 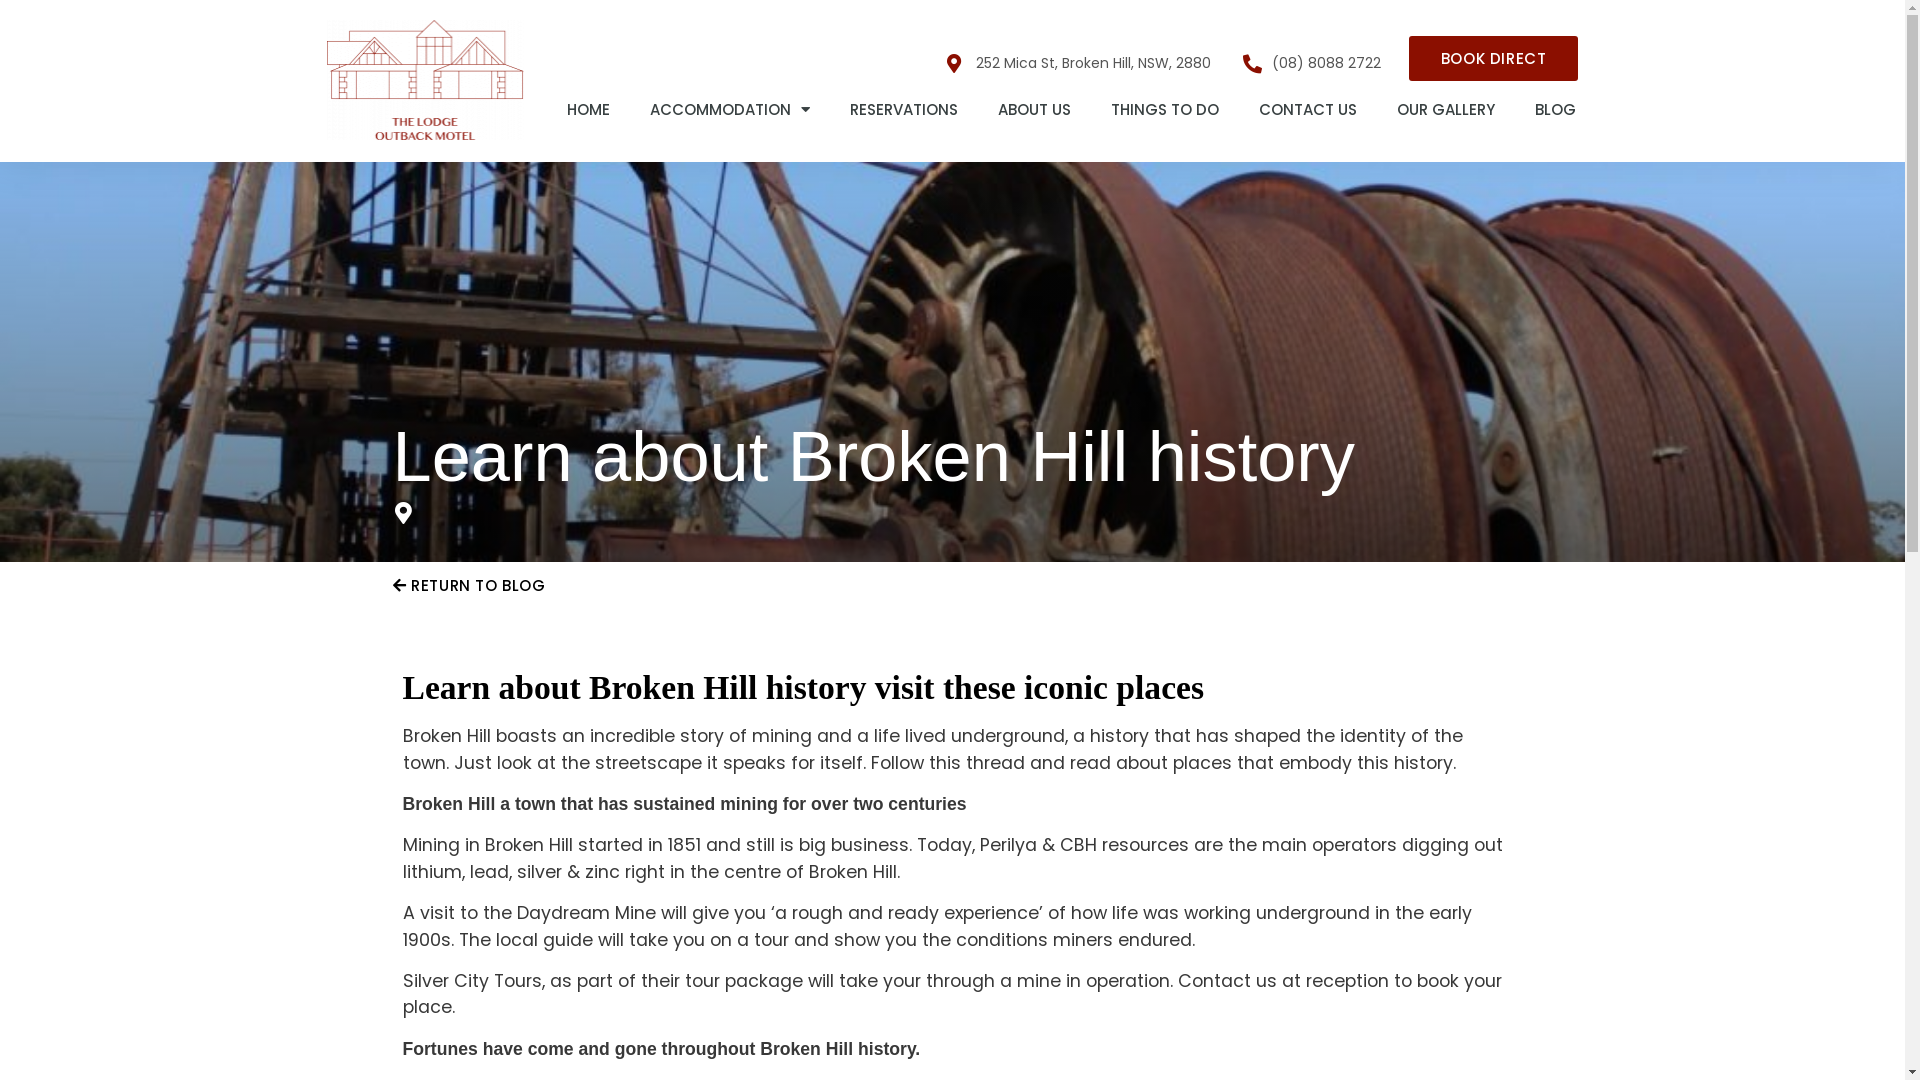 I want to click on 'RETURN TO BLOG', so click(x=467, y=585).